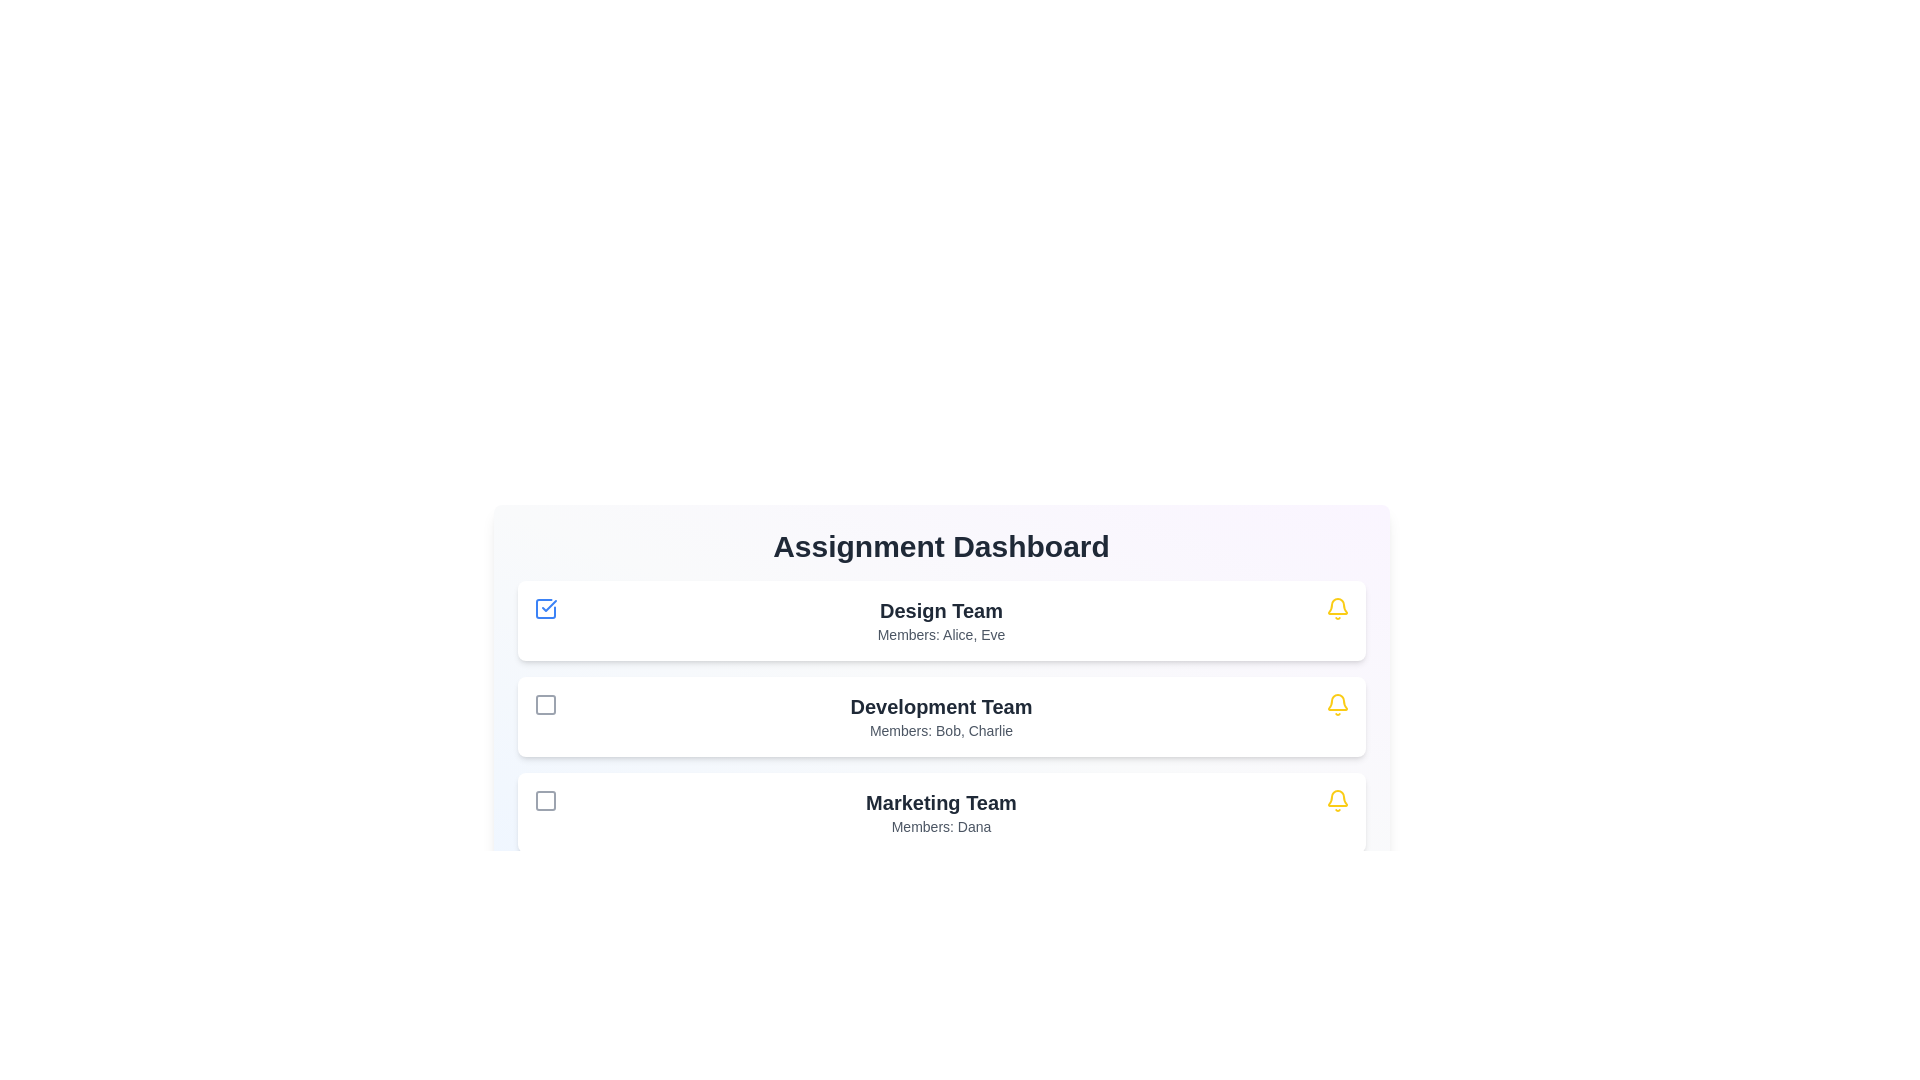  What do you see at coordinates (1337, 608) in the screenshot?
I see `the bell icon for the Design Team` at bounding box center [1337, 608].